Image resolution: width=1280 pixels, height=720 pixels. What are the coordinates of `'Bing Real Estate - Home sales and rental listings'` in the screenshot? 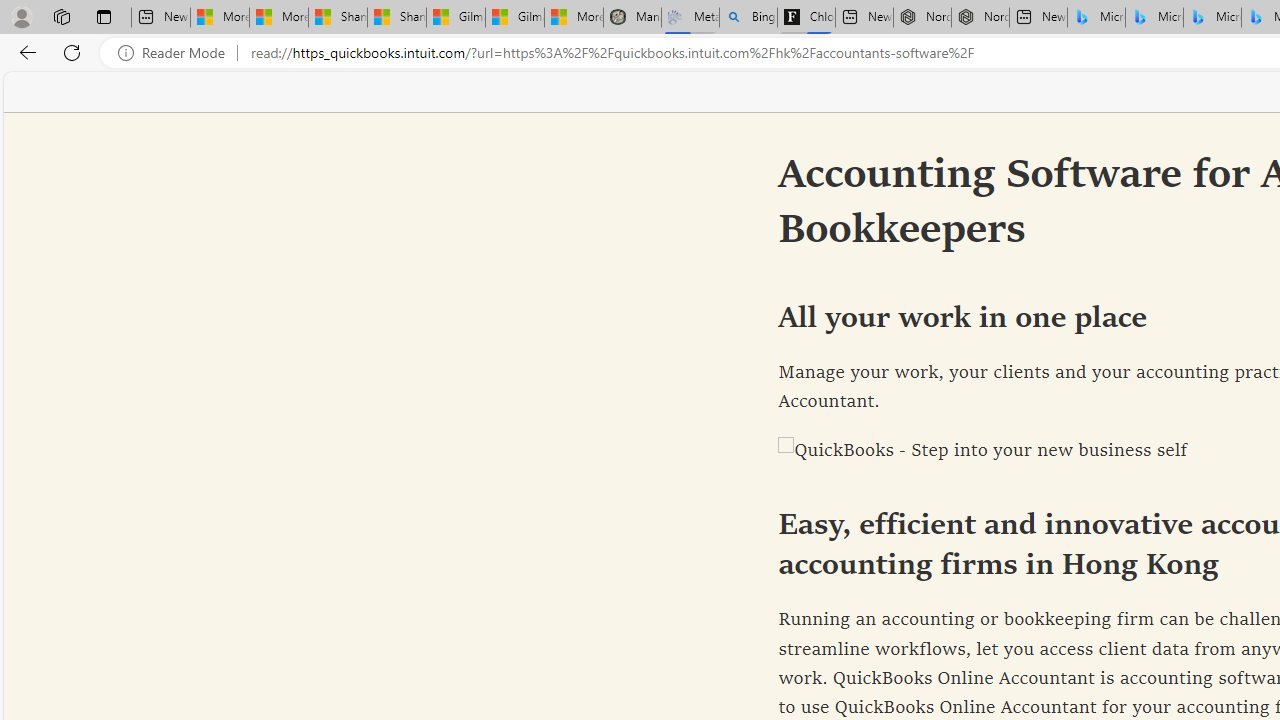 It's located at (747, 17).